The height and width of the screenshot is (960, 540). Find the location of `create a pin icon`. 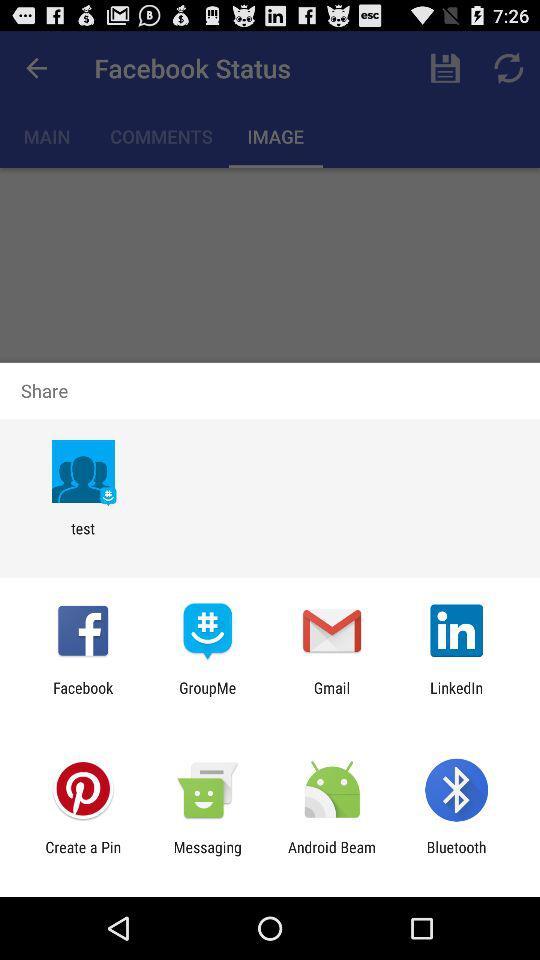

create a pin icon is located at coordinates (82, 855).